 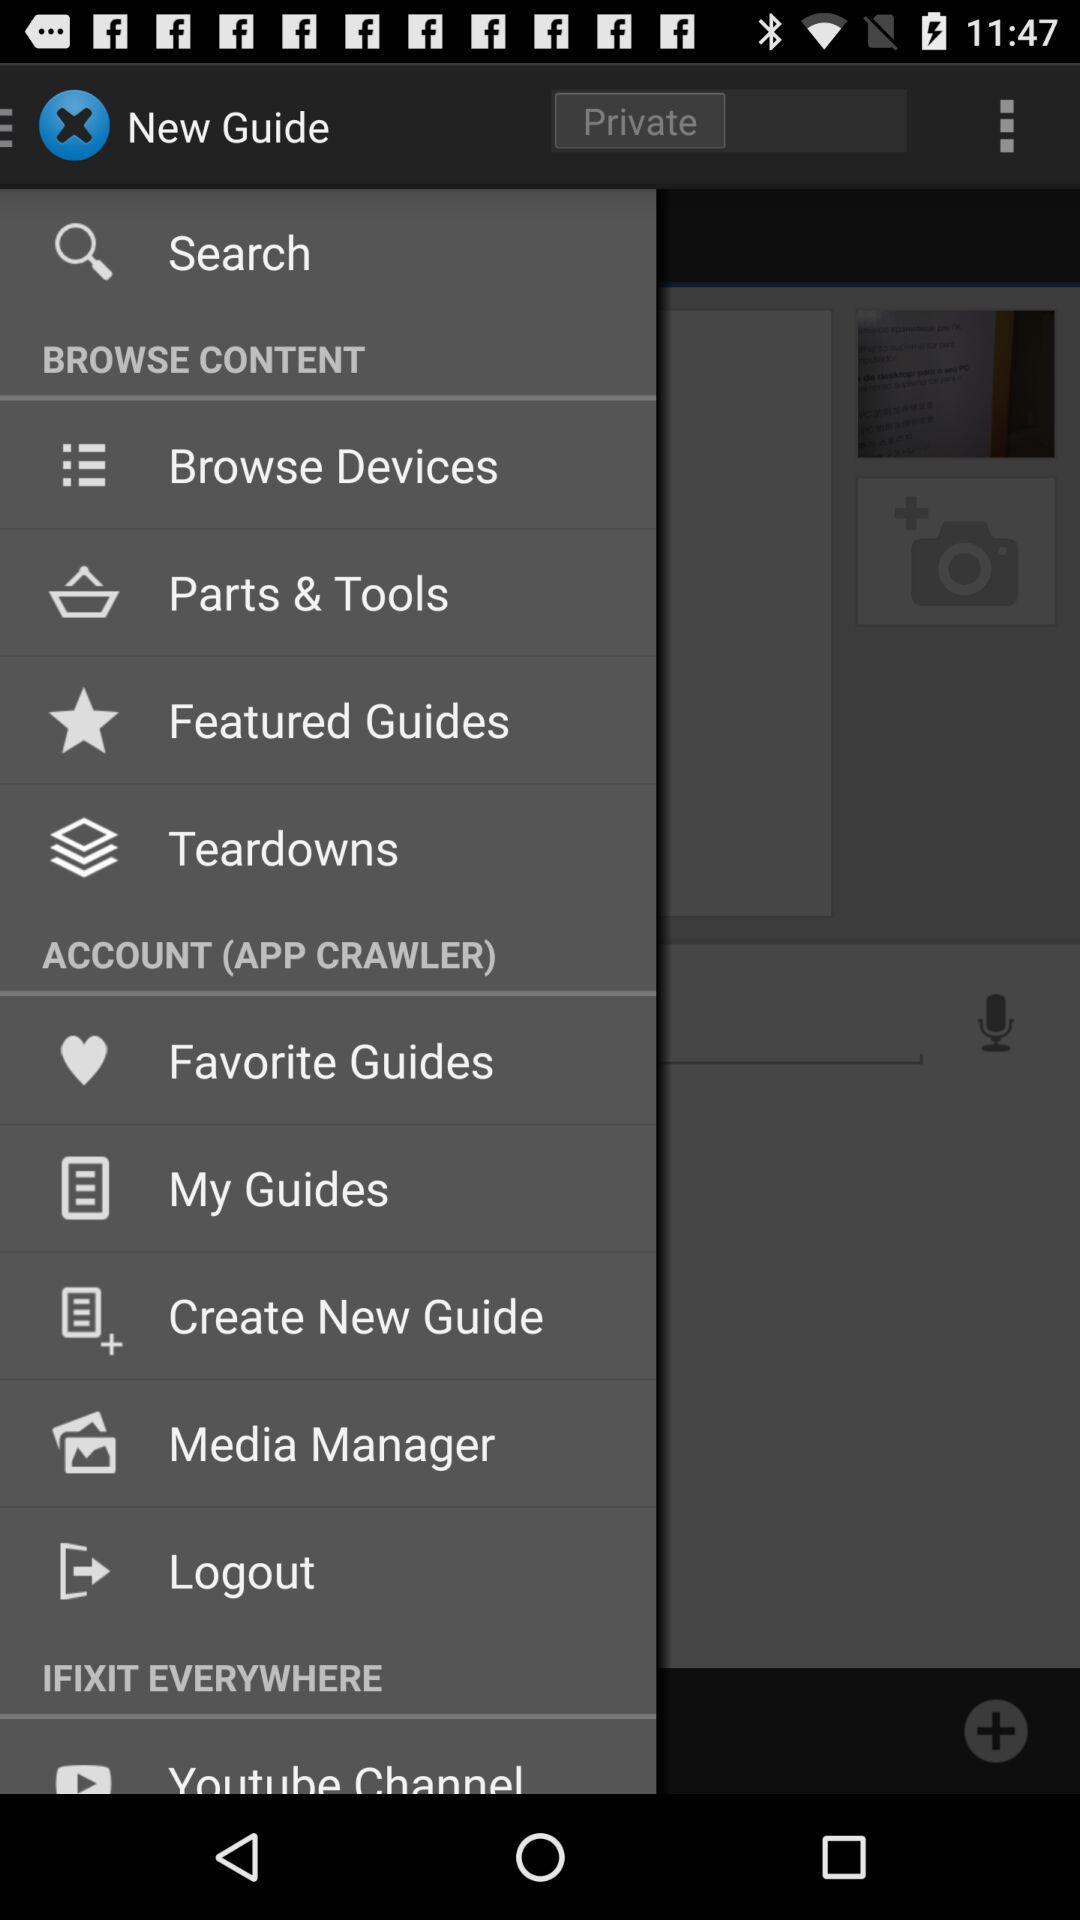 I want to click on the add icon, so click(x=995, y=1851).